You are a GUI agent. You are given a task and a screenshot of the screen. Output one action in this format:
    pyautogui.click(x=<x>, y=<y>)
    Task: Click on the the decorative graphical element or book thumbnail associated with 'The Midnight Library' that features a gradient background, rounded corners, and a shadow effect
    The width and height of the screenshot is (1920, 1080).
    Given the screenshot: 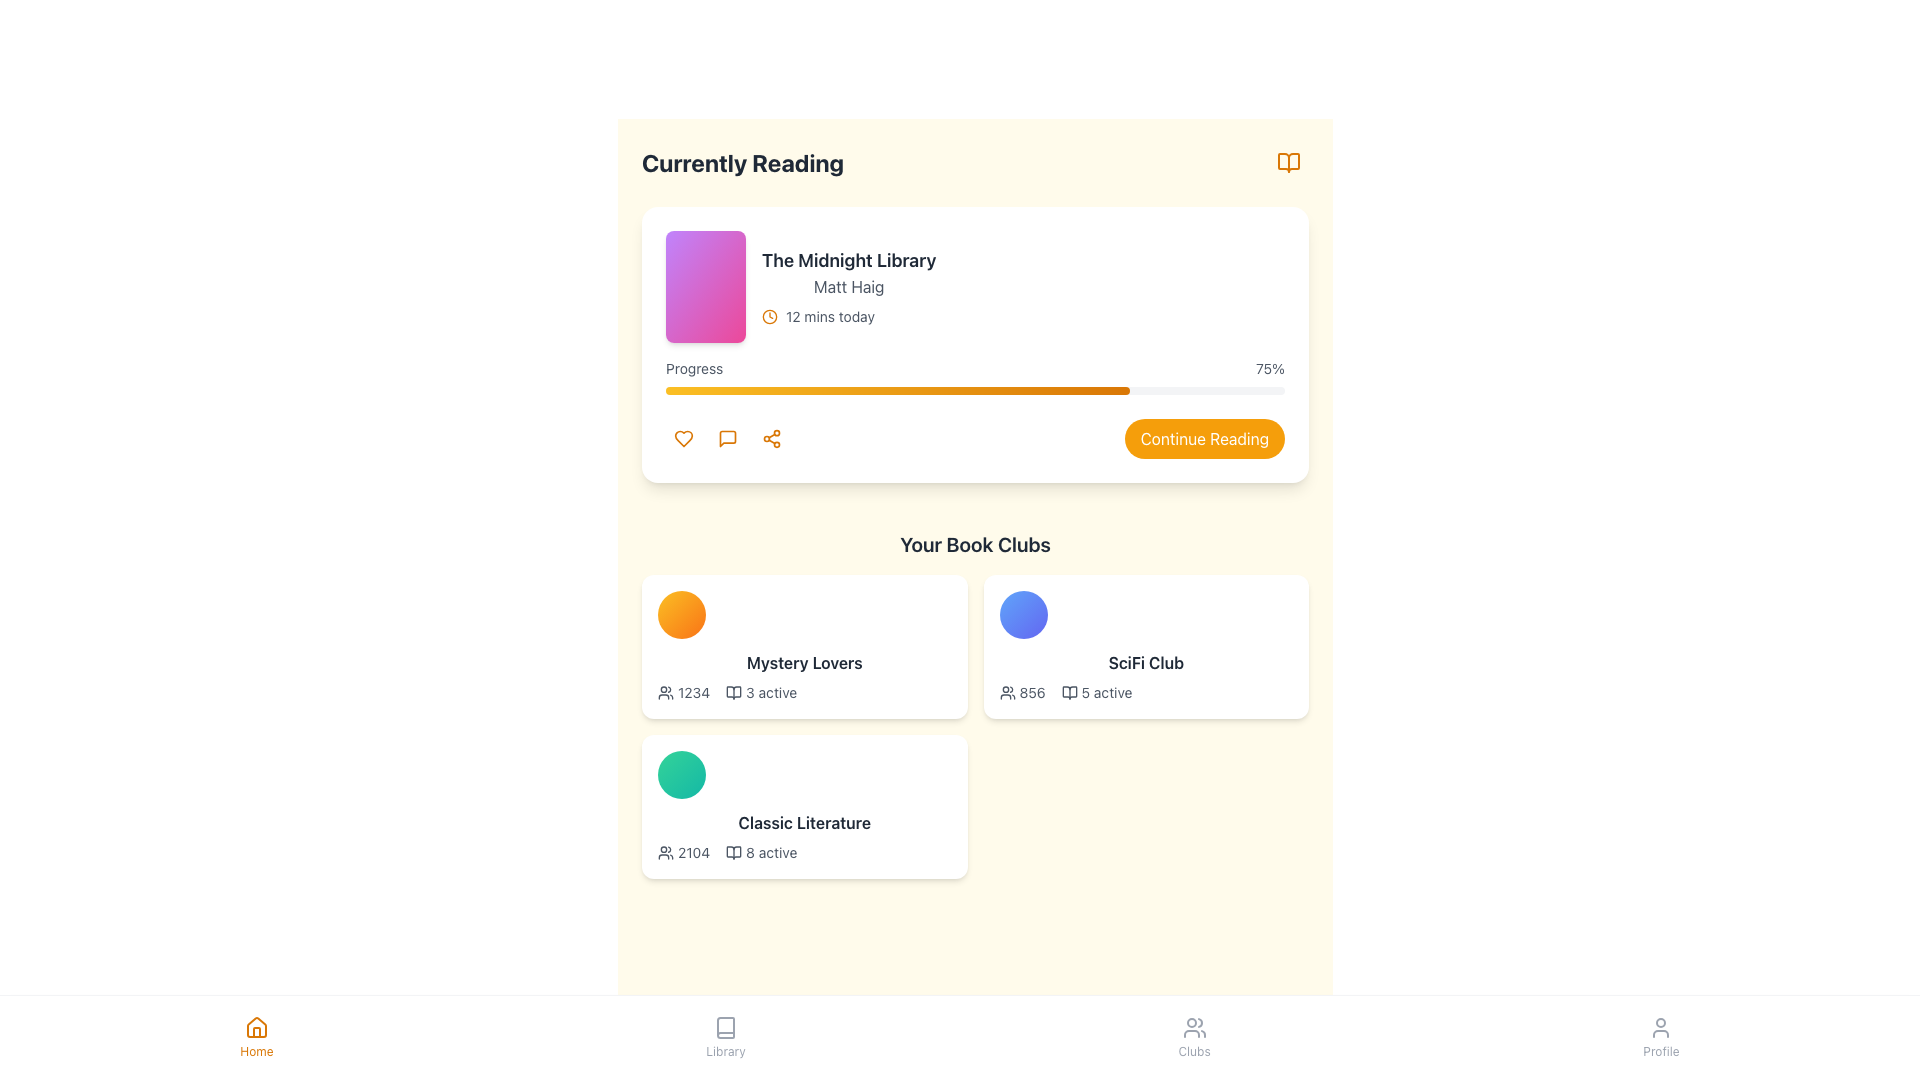 What is the action you would take?
    pyautogui.click(x=705, y=286)
    